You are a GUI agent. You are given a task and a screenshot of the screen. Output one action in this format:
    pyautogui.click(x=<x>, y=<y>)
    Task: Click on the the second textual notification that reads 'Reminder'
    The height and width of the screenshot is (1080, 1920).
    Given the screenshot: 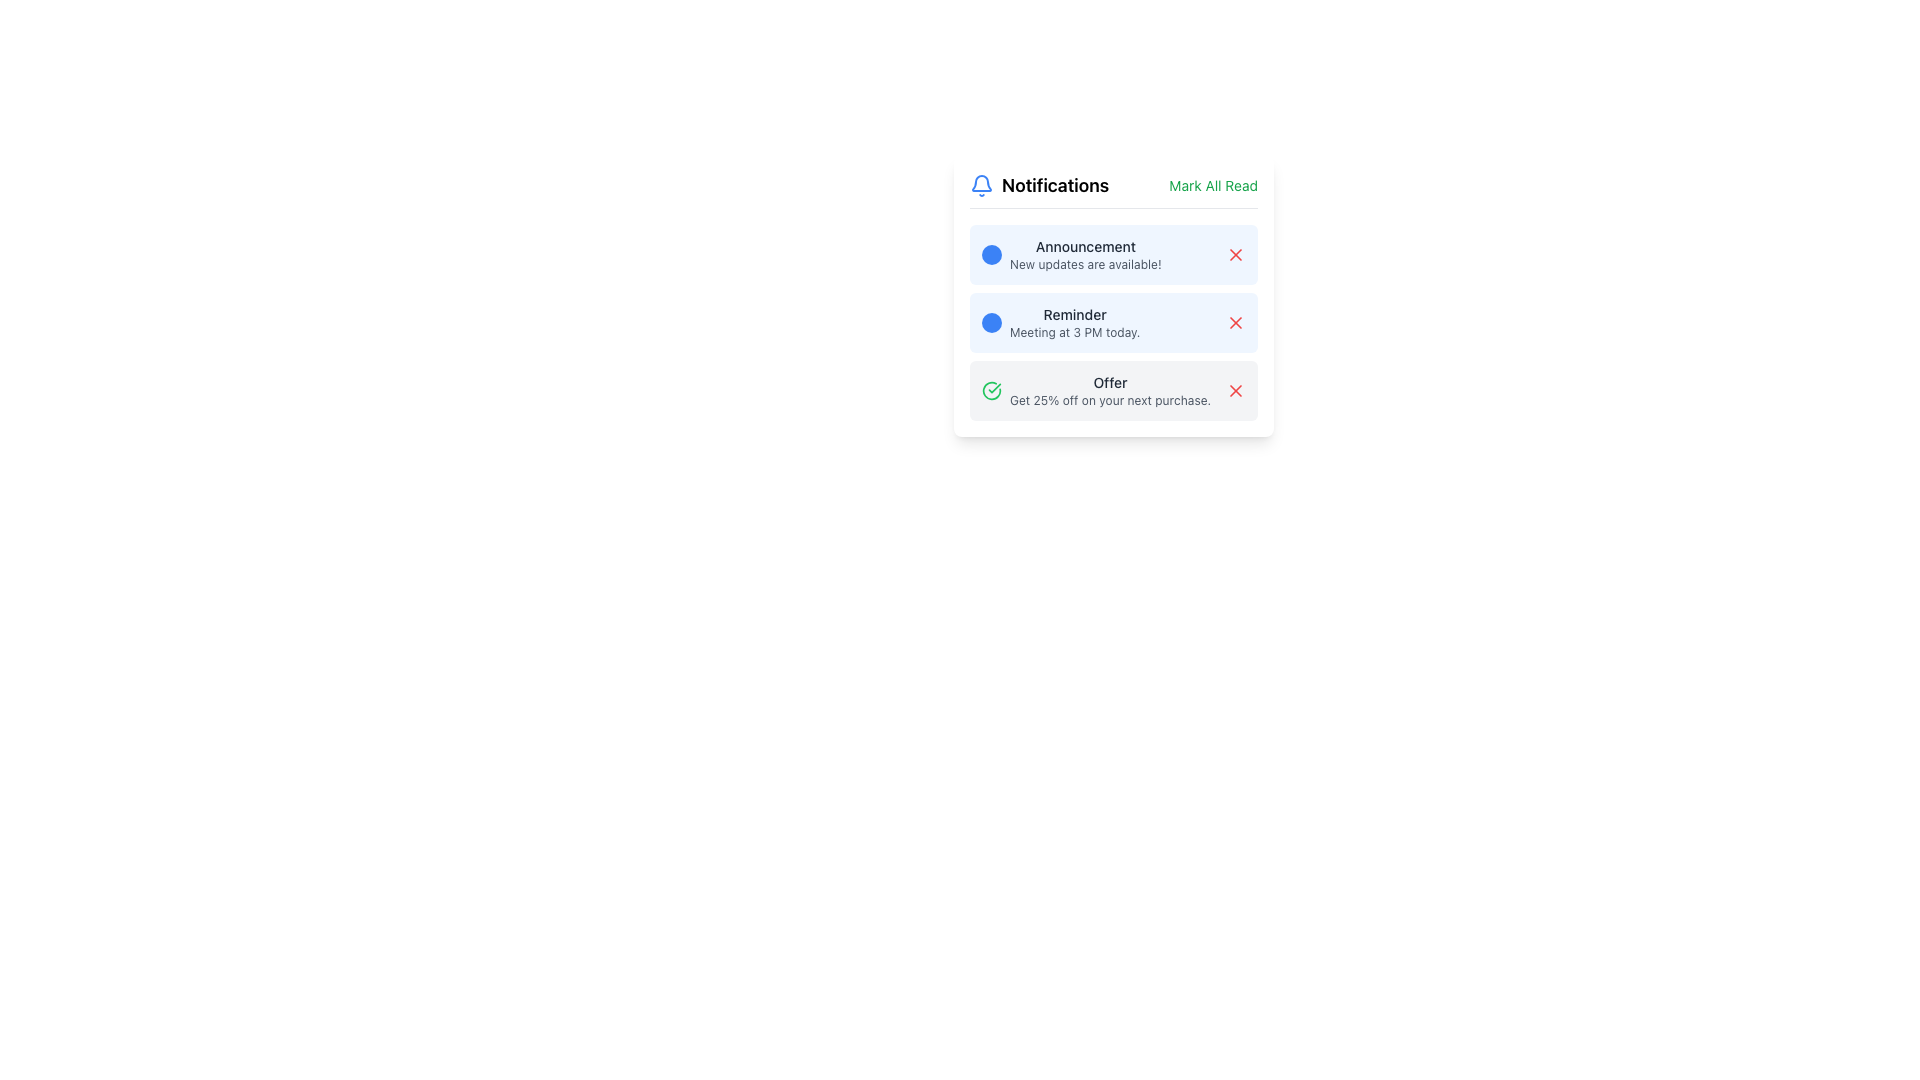 What is the action you would take?
    pyautogui.click(x=1074, y=322)
    